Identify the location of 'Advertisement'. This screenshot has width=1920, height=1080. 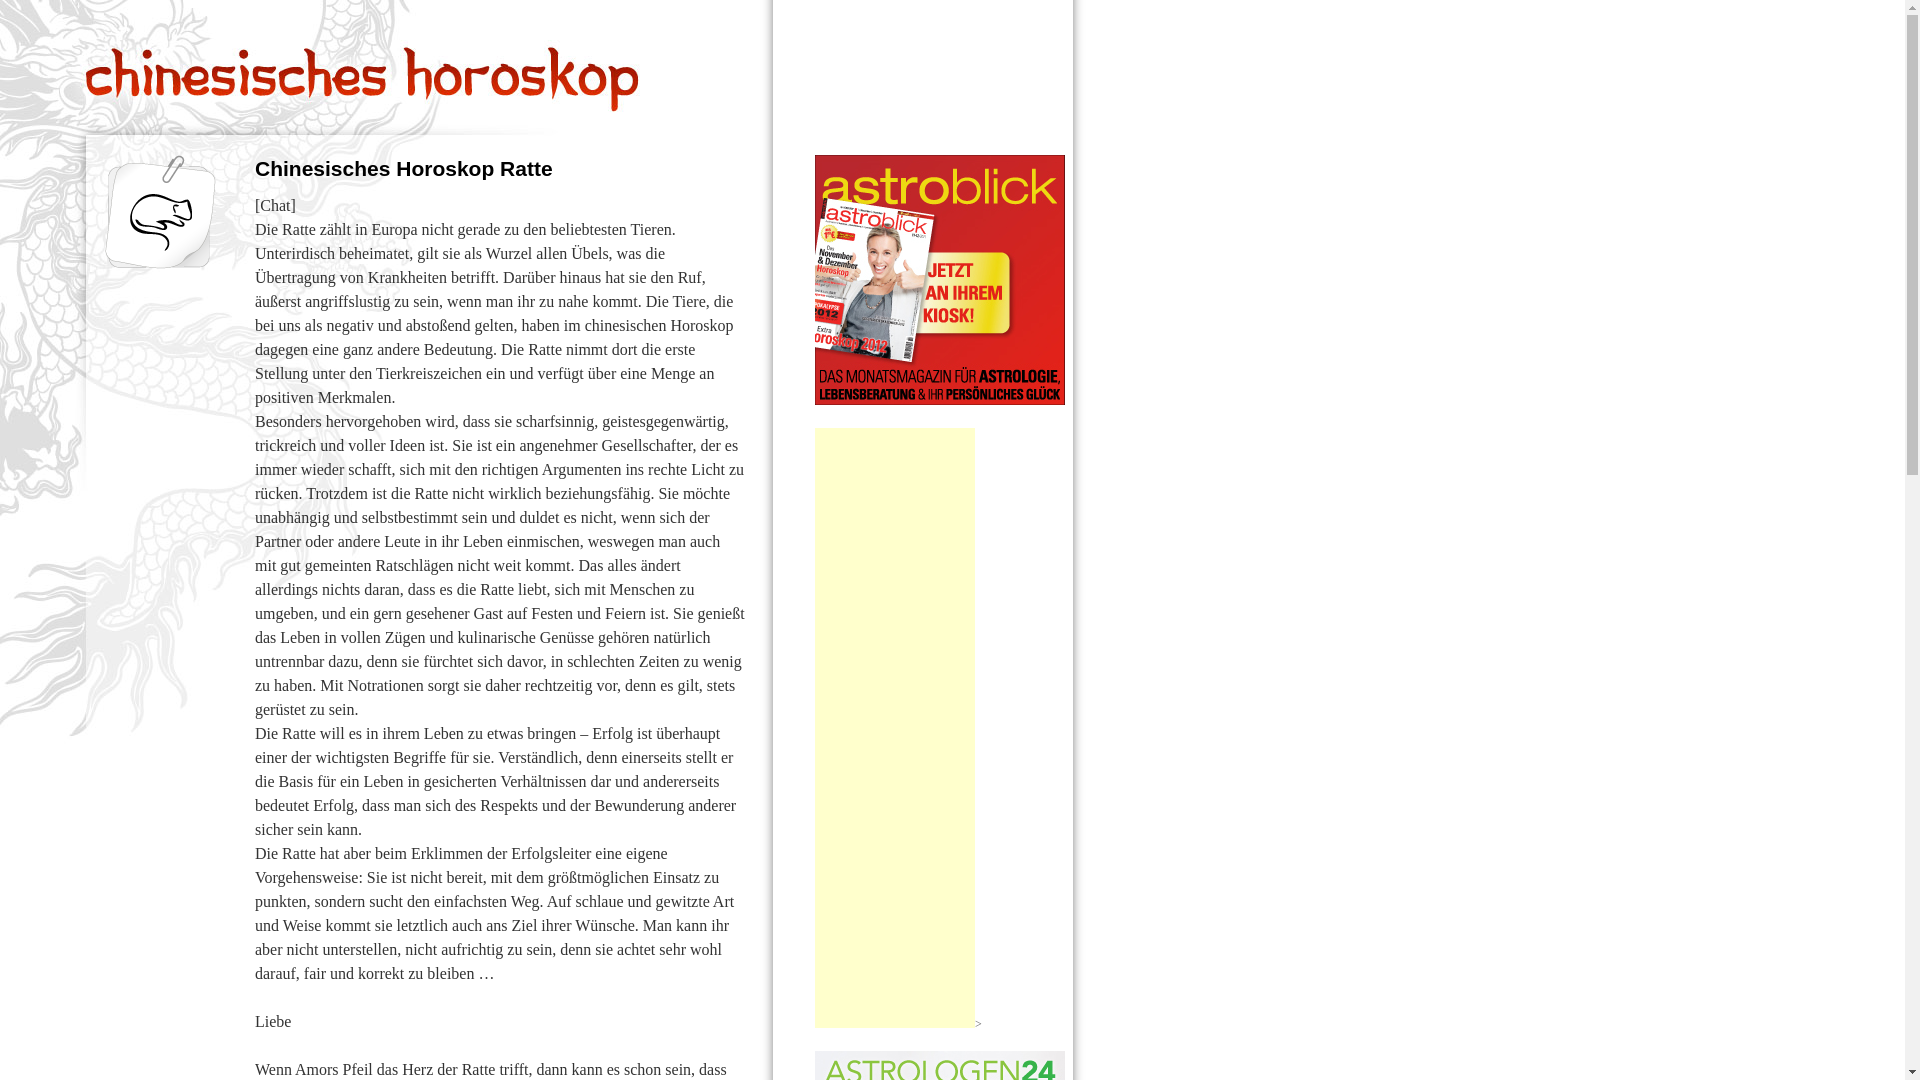
(815, 728).